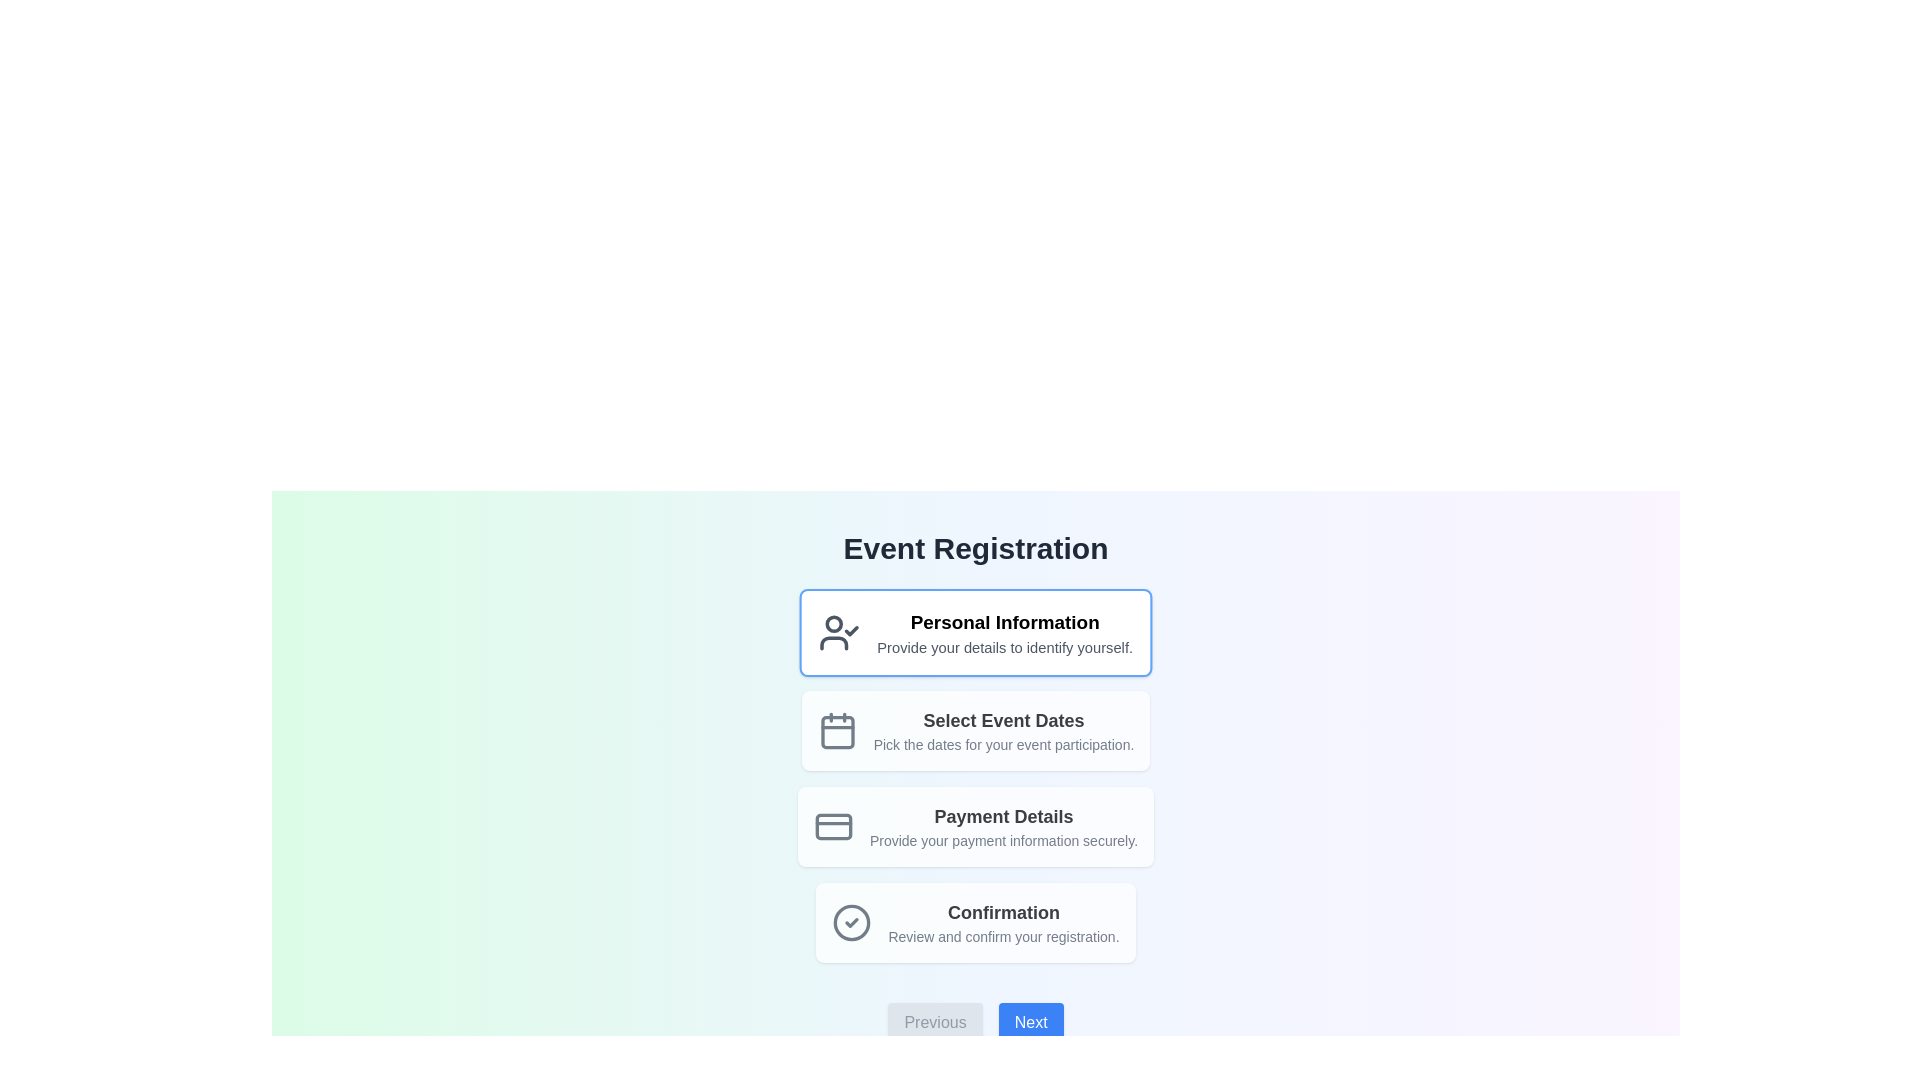  Describe the element at coordinates (1003, 937) in the screenshot. I see `text component displaying 'Review and confirm your registration.' located below the title 'Confirmation' in the registration confirmation step` at that location.